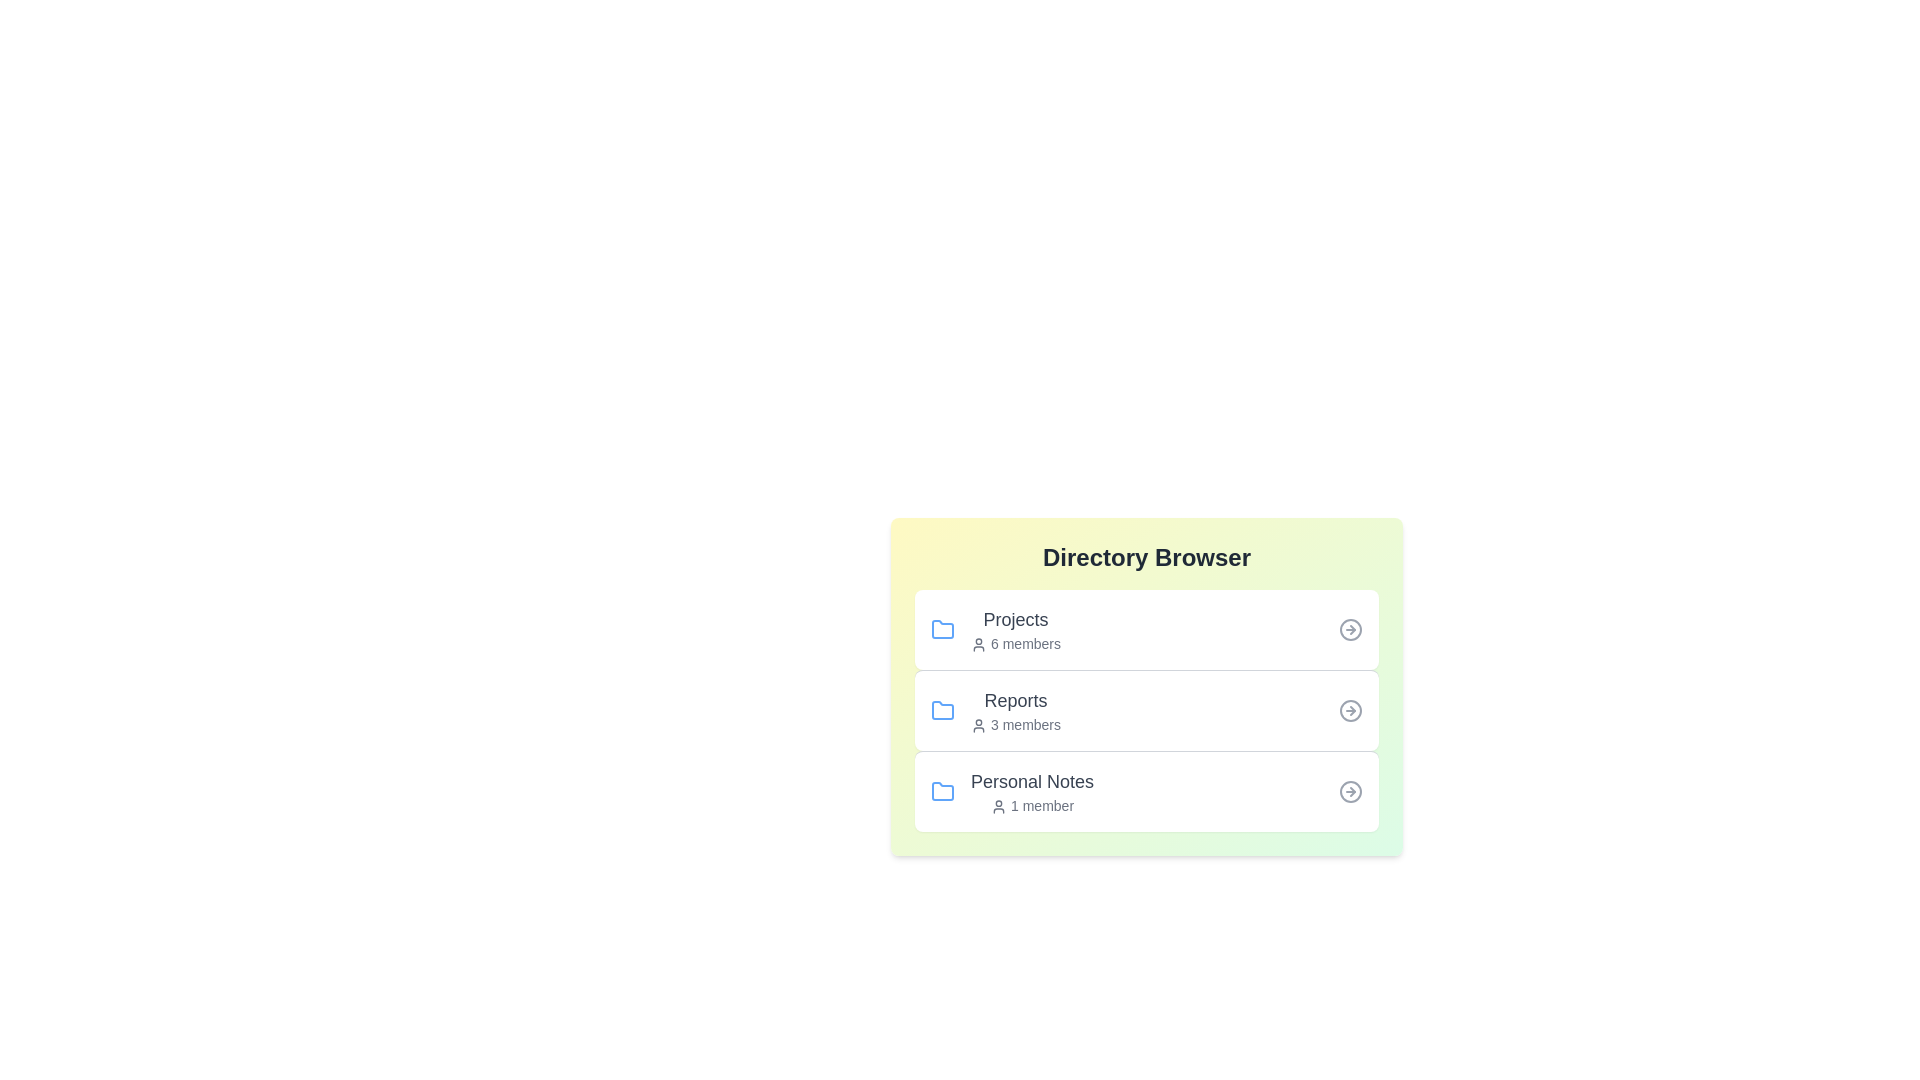  Describe the element at coordinates (1147, 790) in the screenshot. I see `the directory Personal Notes by clicking on its list item` at that location.